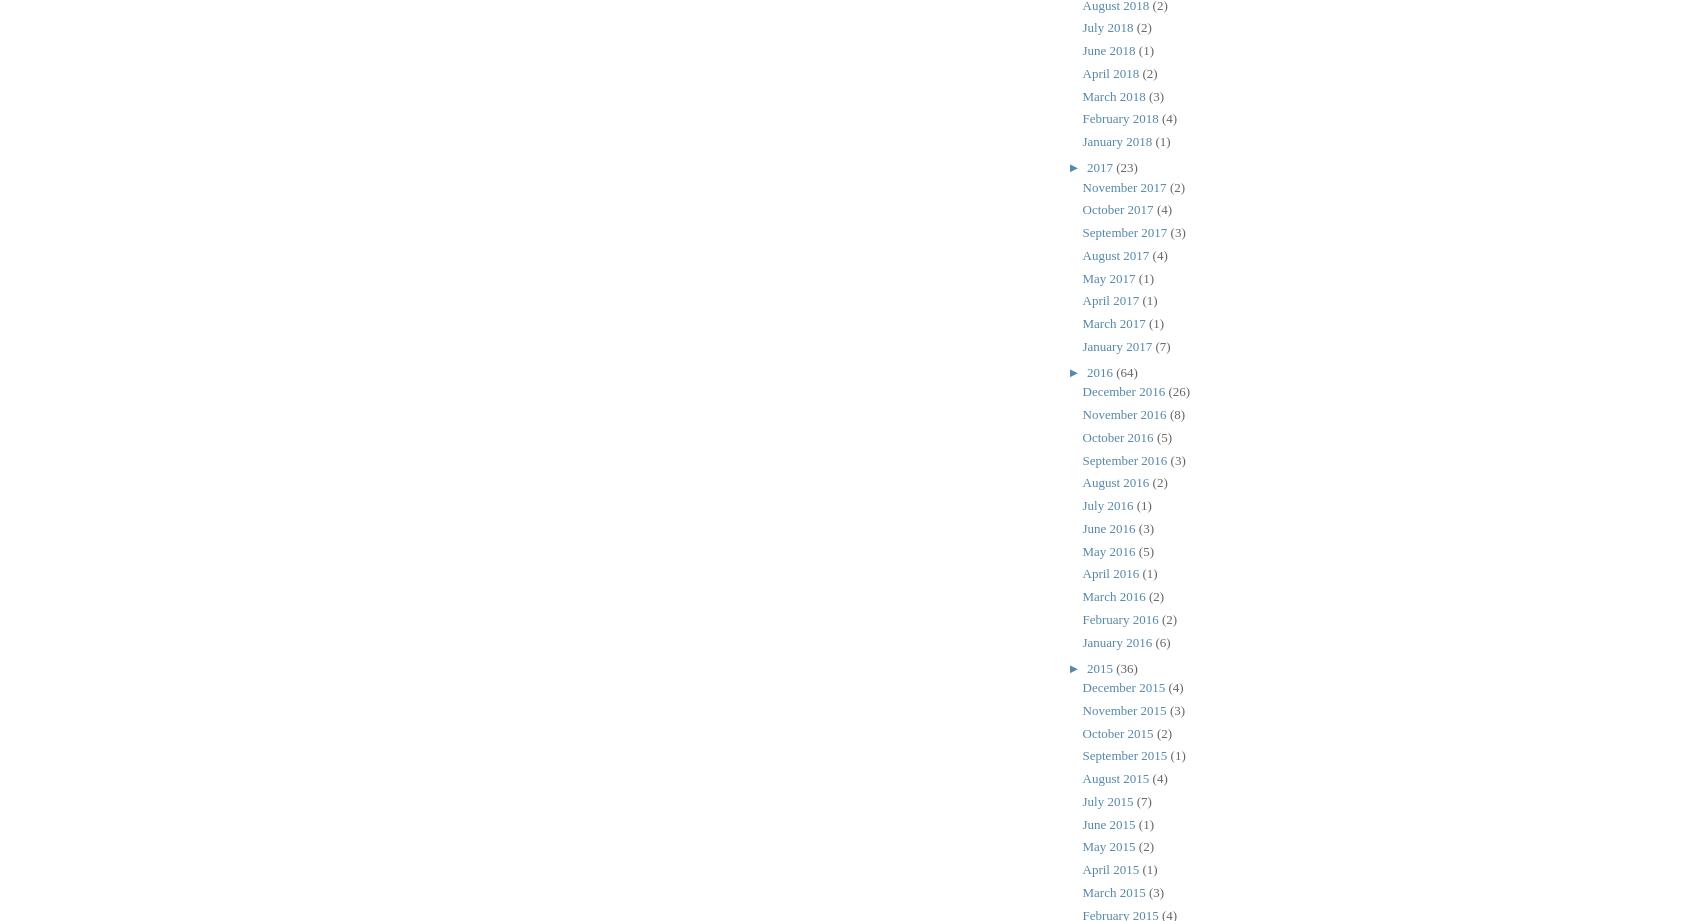  I want to click on '(8)', so click(1177, 414).